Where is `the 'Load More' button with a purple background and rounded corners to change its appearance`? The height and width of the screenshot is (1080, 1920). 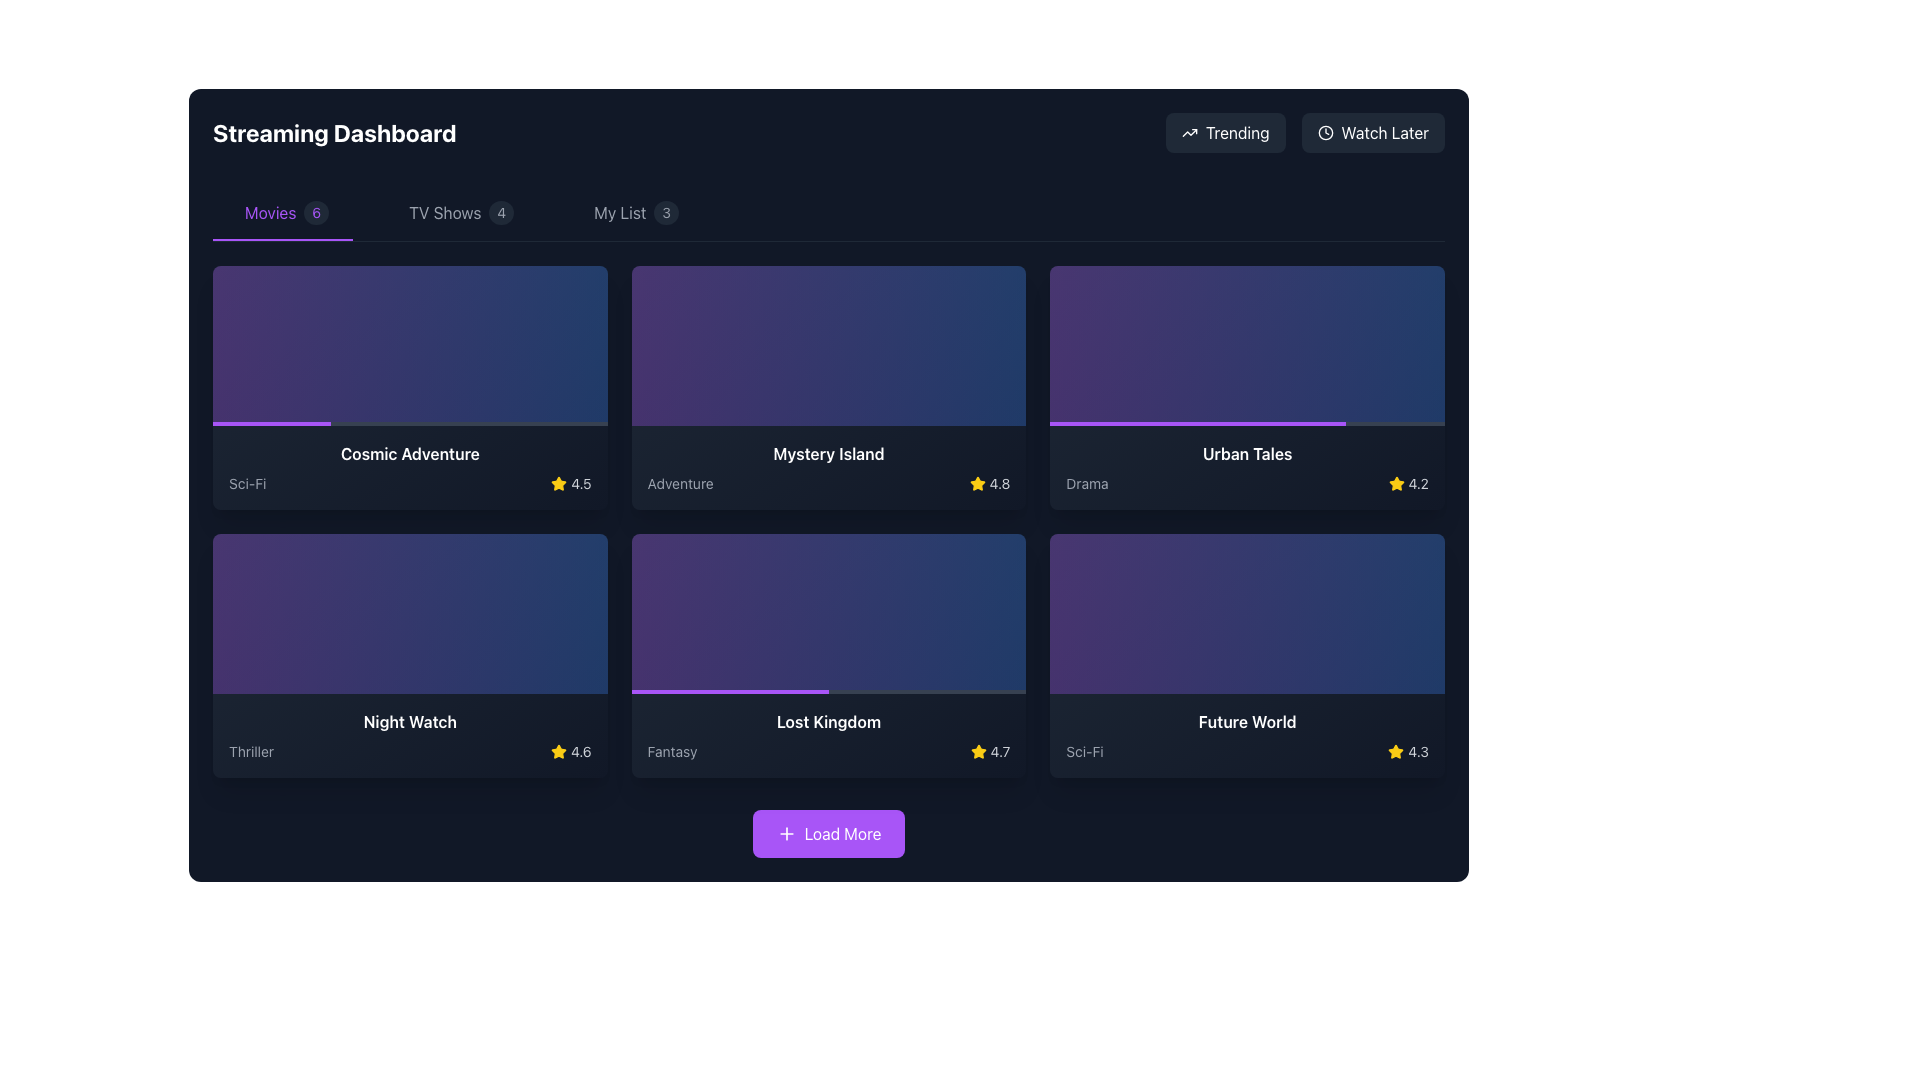 the 'Load More' button with a purple background and rounded corners to change its appearance is located at coordinates (829, 833).